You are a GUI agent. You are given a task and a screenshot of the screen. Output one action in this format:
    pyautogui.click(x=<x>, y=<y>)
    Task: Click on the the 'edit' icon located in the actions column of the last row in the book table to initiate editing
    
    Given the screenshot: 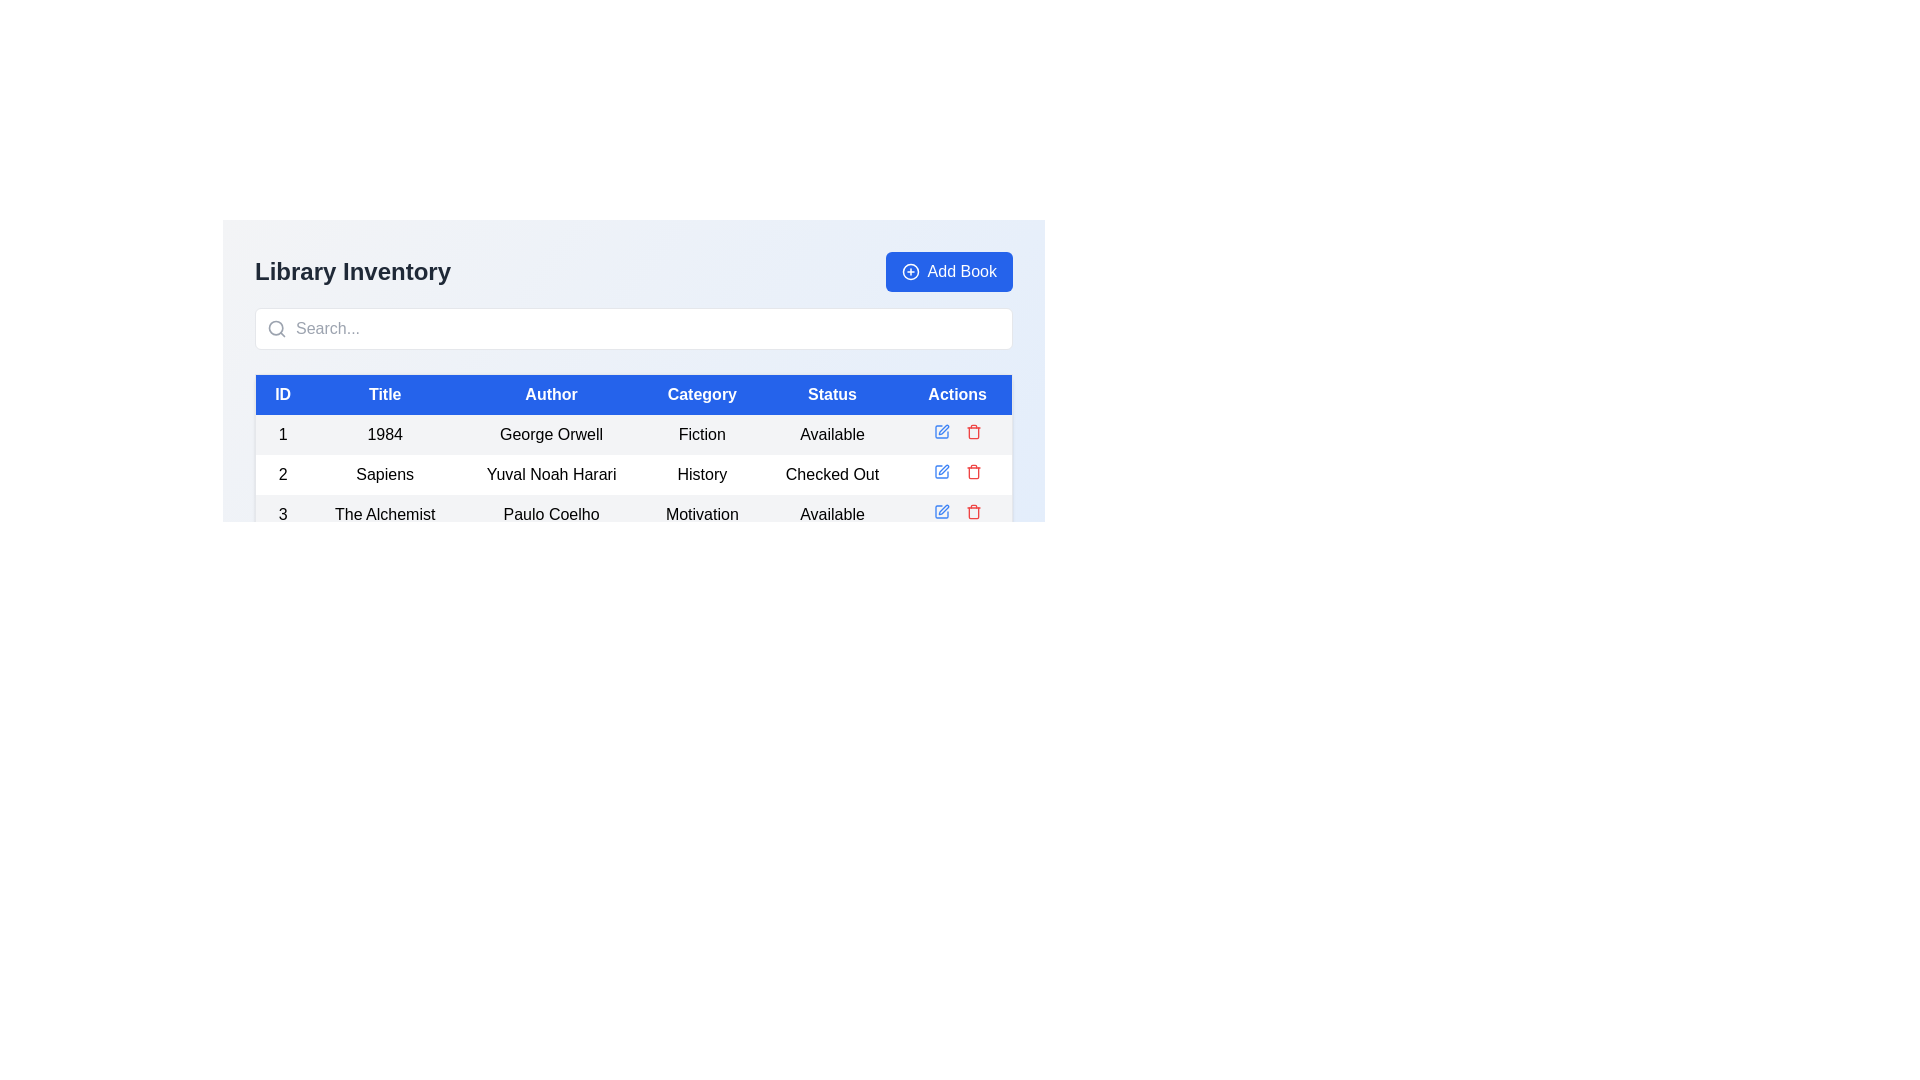 What is the action you would take?
    pyautogui.click(x=940, y=511)
    